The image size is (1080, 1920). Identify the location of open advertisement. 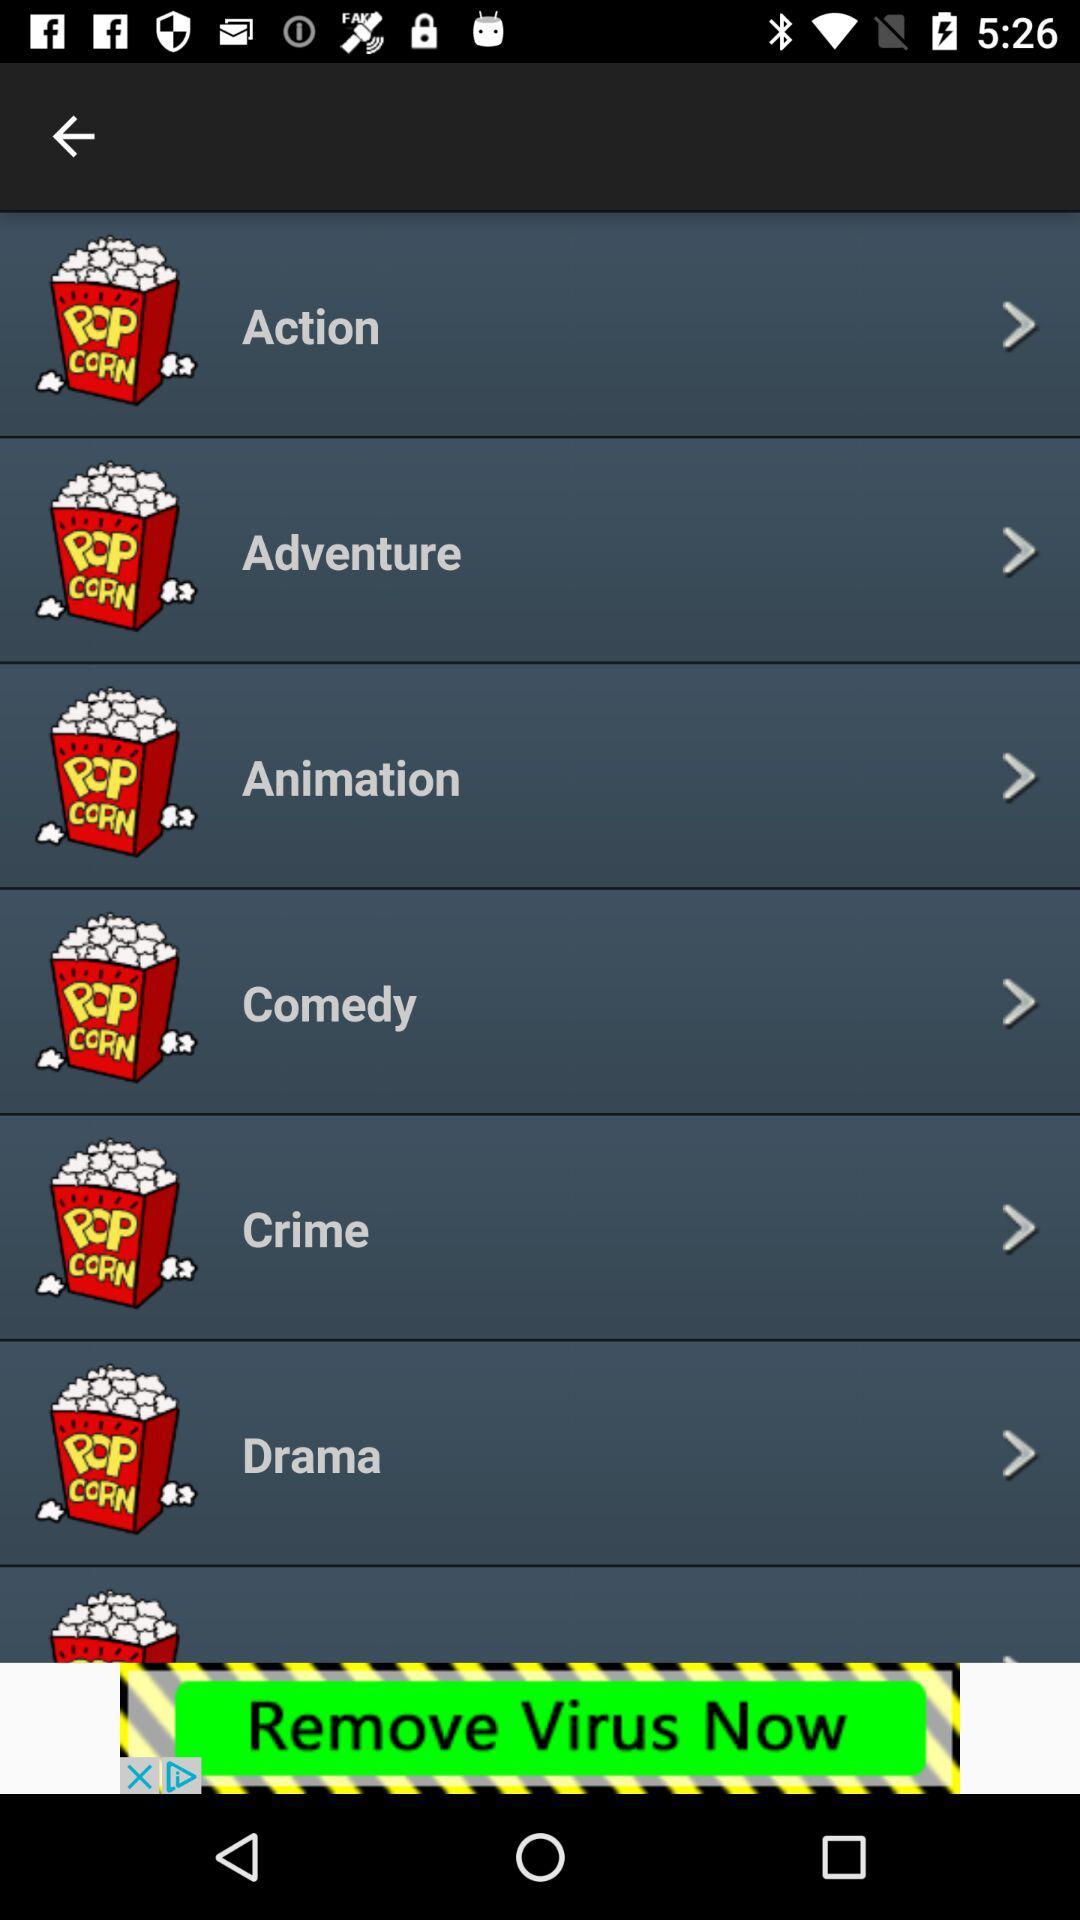
(540, 1727).